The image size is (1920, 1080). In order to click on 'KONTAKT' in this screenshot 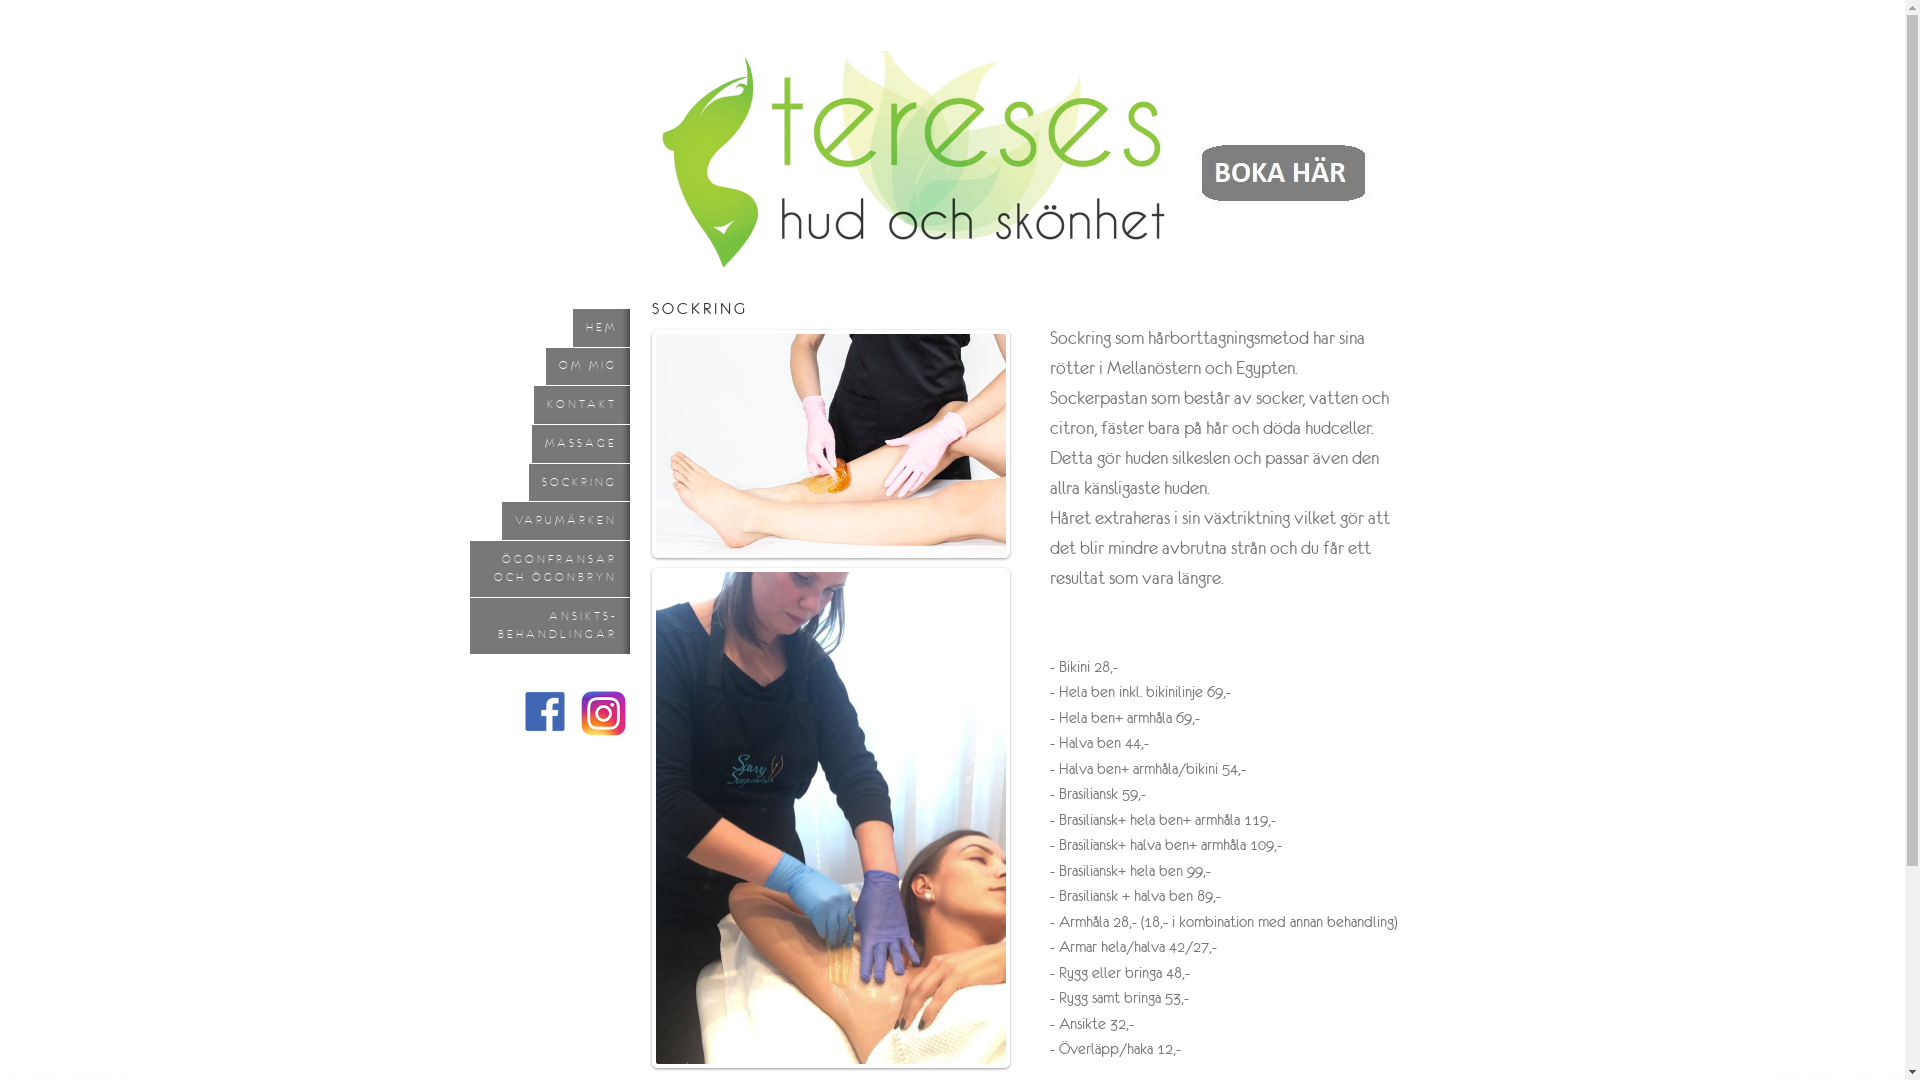, I will do `click(580, 405)`.